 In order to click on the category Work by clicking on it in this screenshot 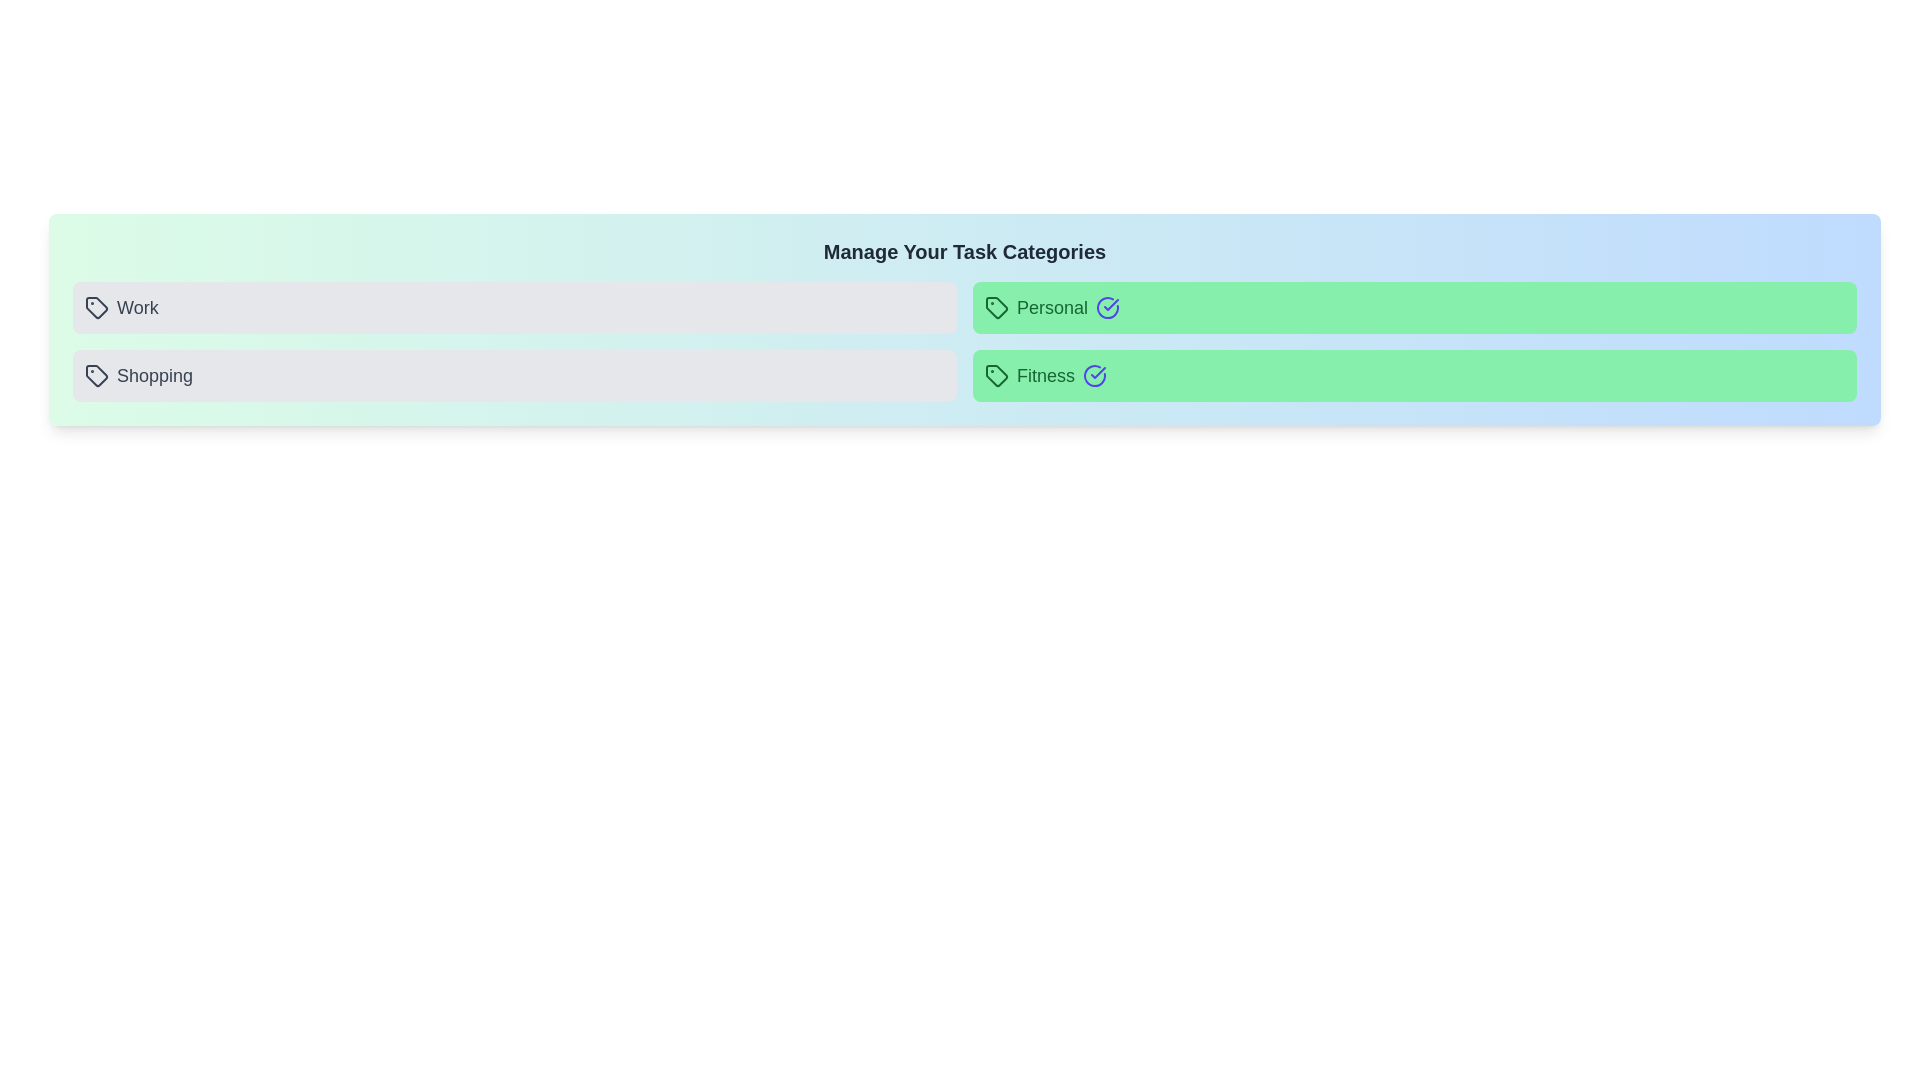, I will do `click(514, 308)`.